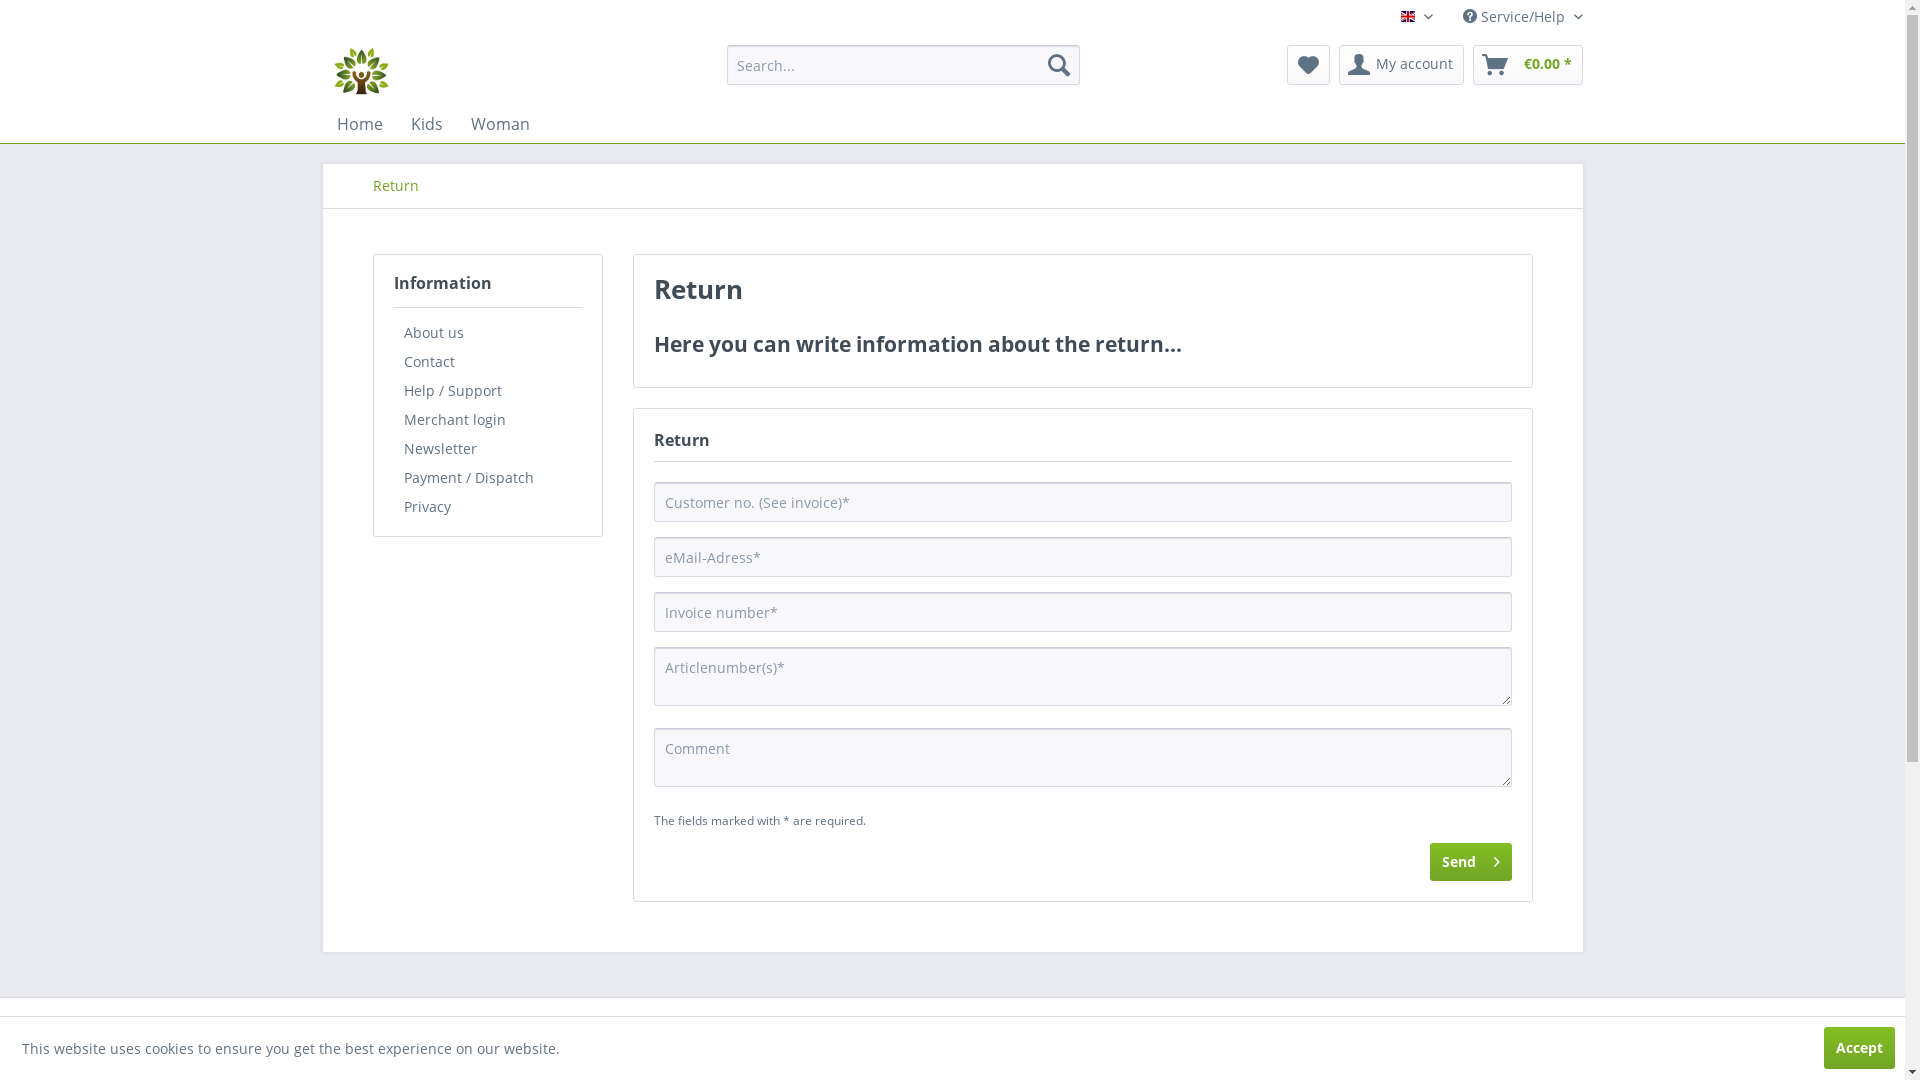 This screenshot has height=1080, width=1920. I want to click on 'Return', so click(394, 185).